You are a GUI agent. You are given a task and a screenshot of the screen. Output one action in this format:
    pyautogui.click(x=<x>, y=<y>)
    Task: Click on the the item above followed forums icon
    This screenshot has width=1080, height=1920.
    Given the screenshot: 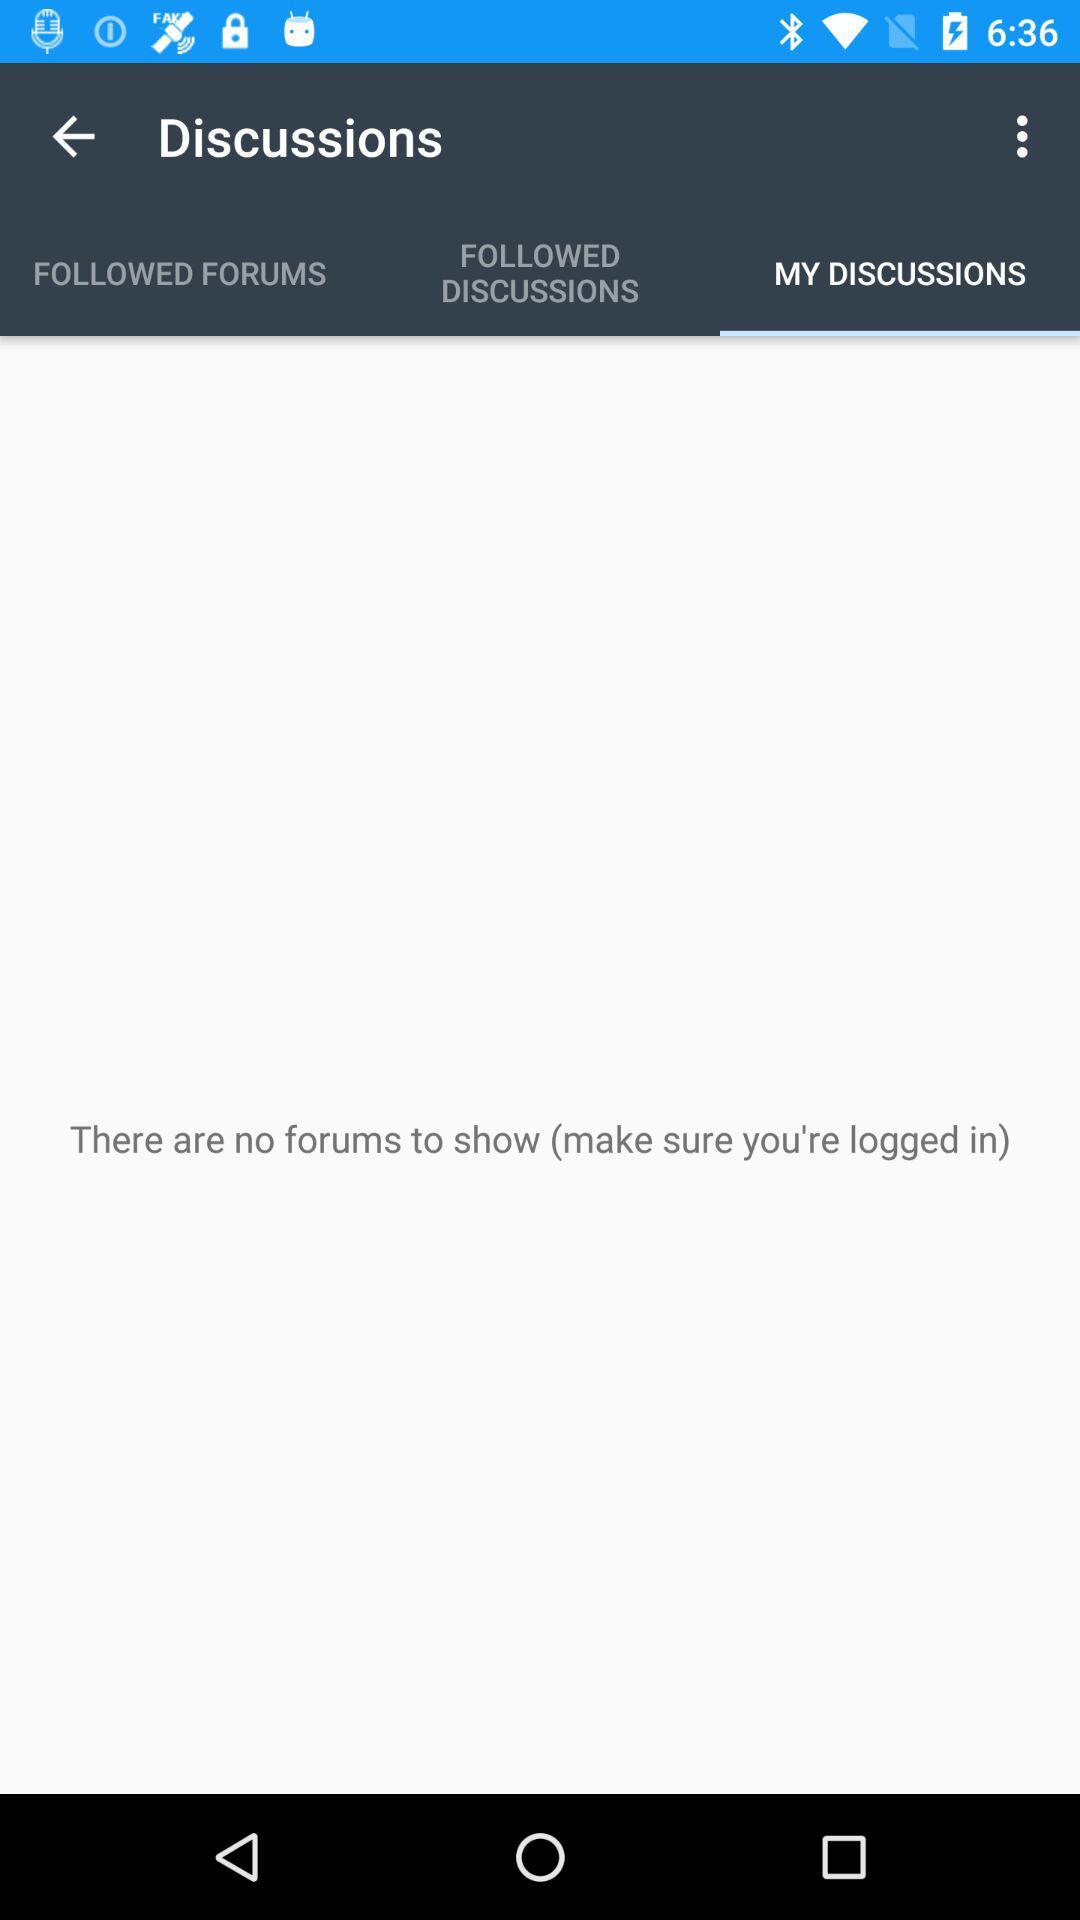 What is the action you would take?
    pyautogui.click(x=72, y=135)
    